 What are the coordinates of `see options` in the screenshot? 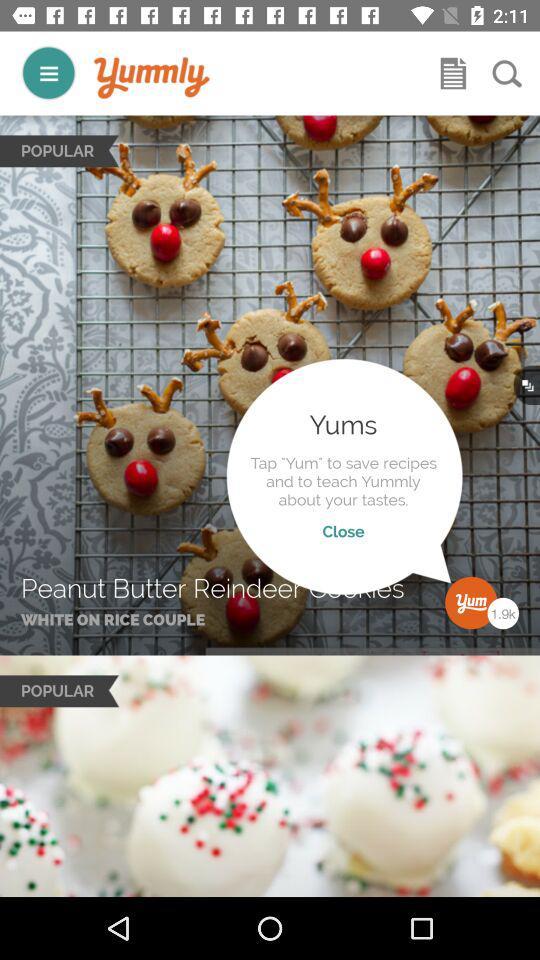 It's located at (48, 73).